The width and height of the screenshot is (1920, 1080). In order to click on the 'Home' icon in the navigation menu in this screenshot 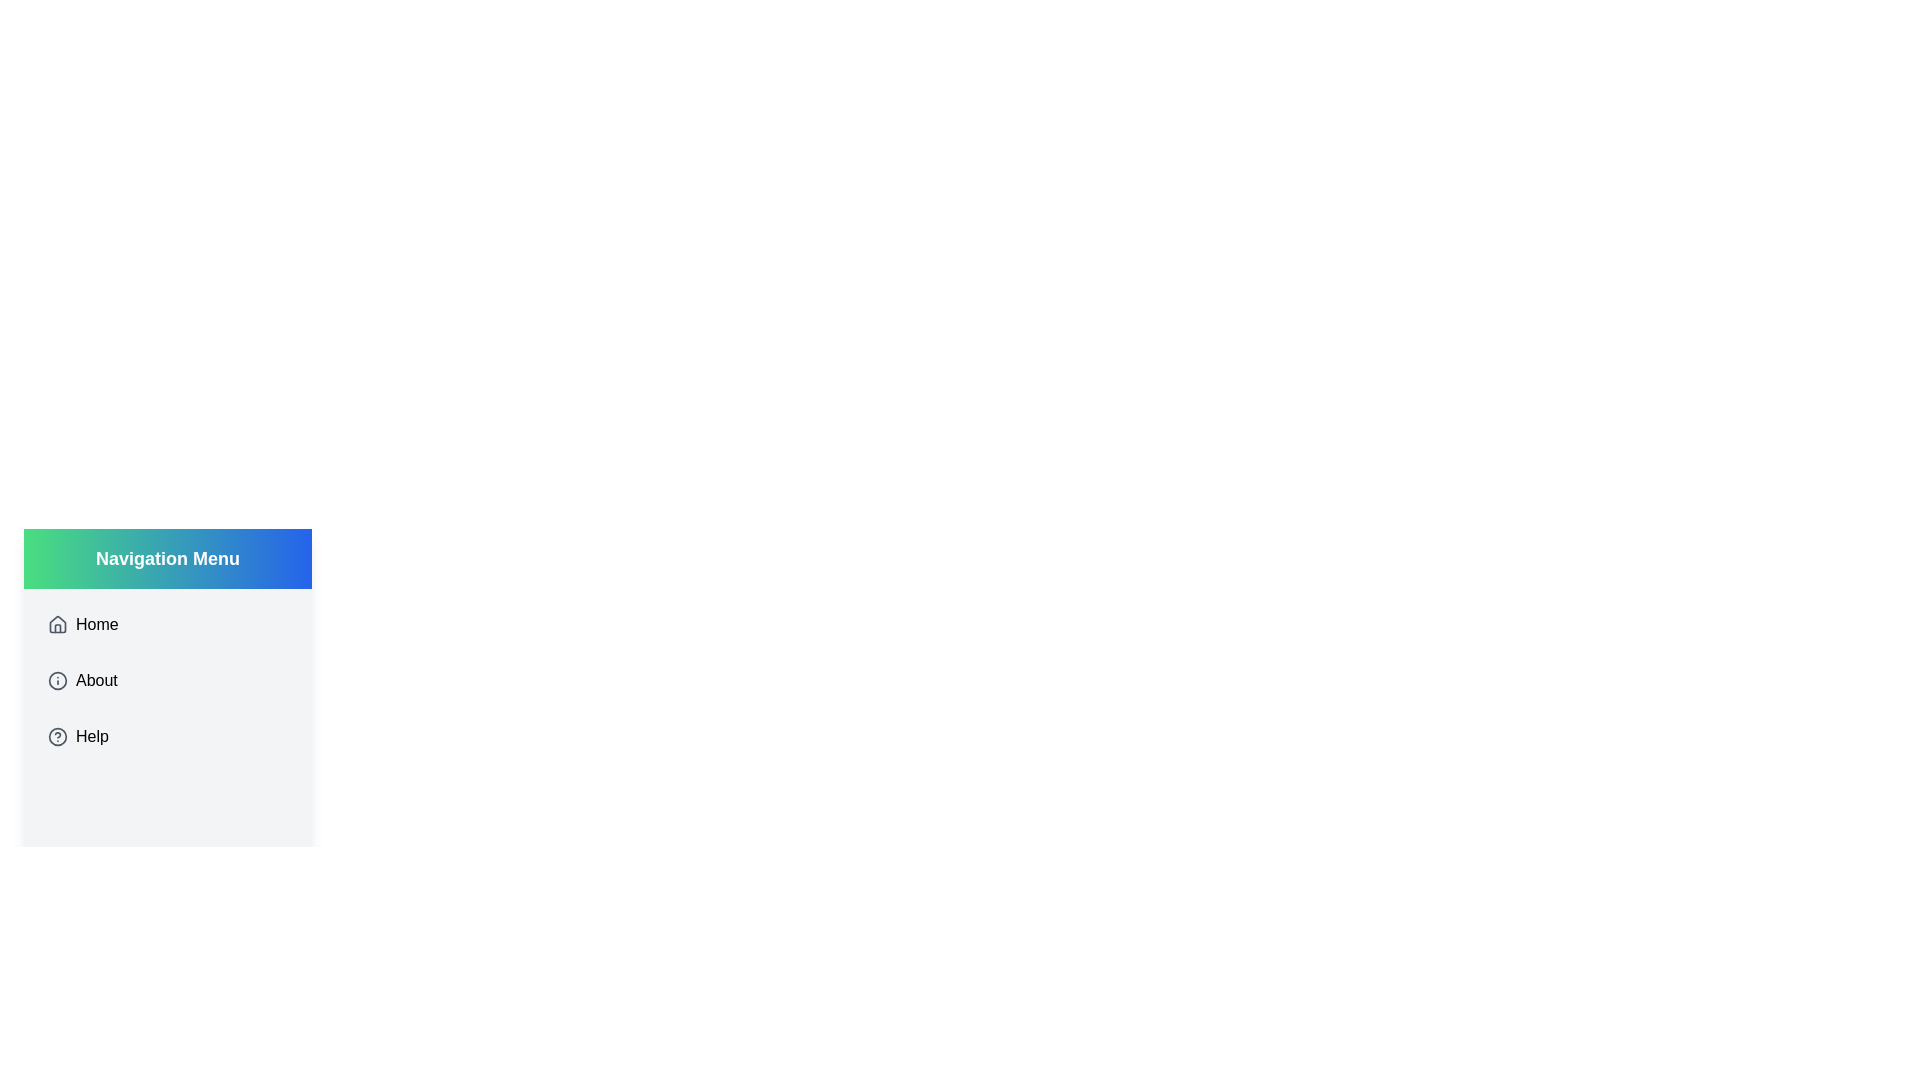, I will do `click(57, 623)`.